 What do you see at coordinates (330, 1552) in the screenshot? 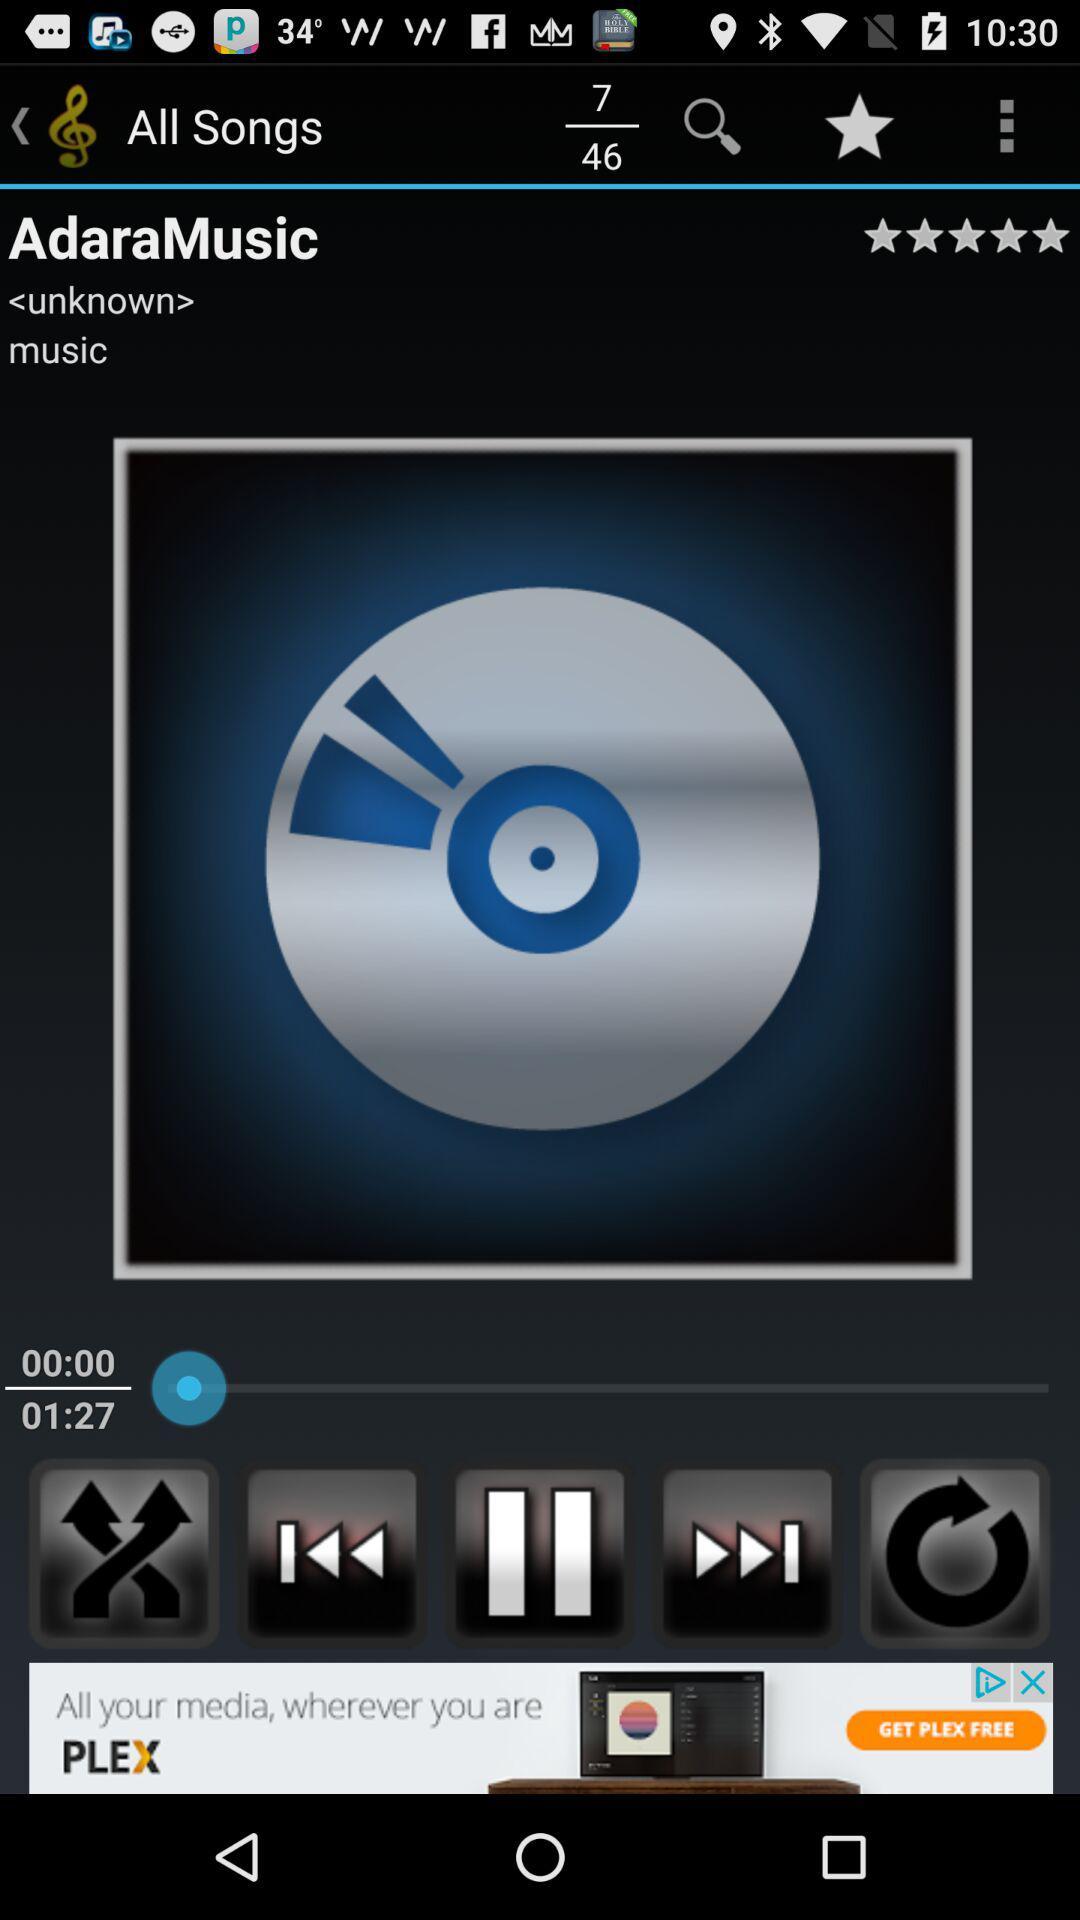
I see `the video and music player with customizable space` at bounding box center [330, 1552].